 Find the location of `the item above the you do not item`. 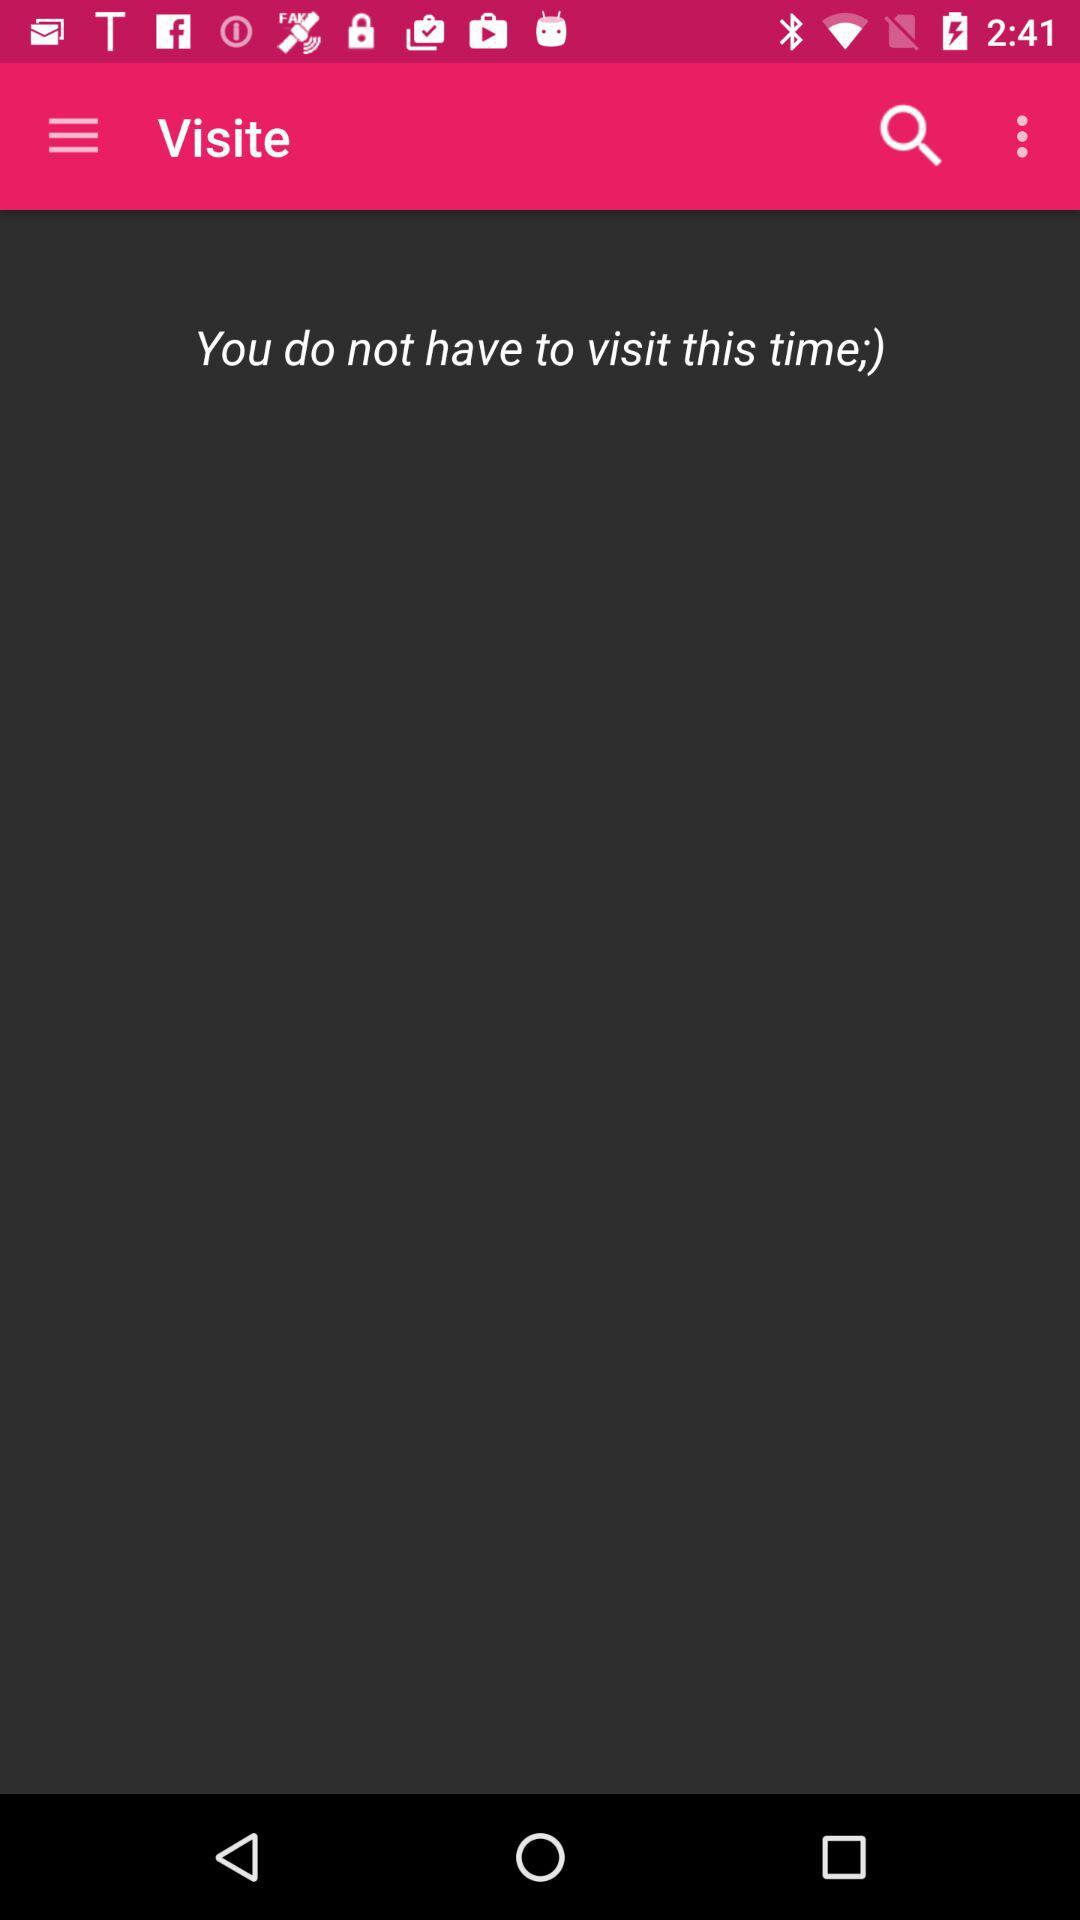

the item above the you do not item is located at coordinates (72, 135).